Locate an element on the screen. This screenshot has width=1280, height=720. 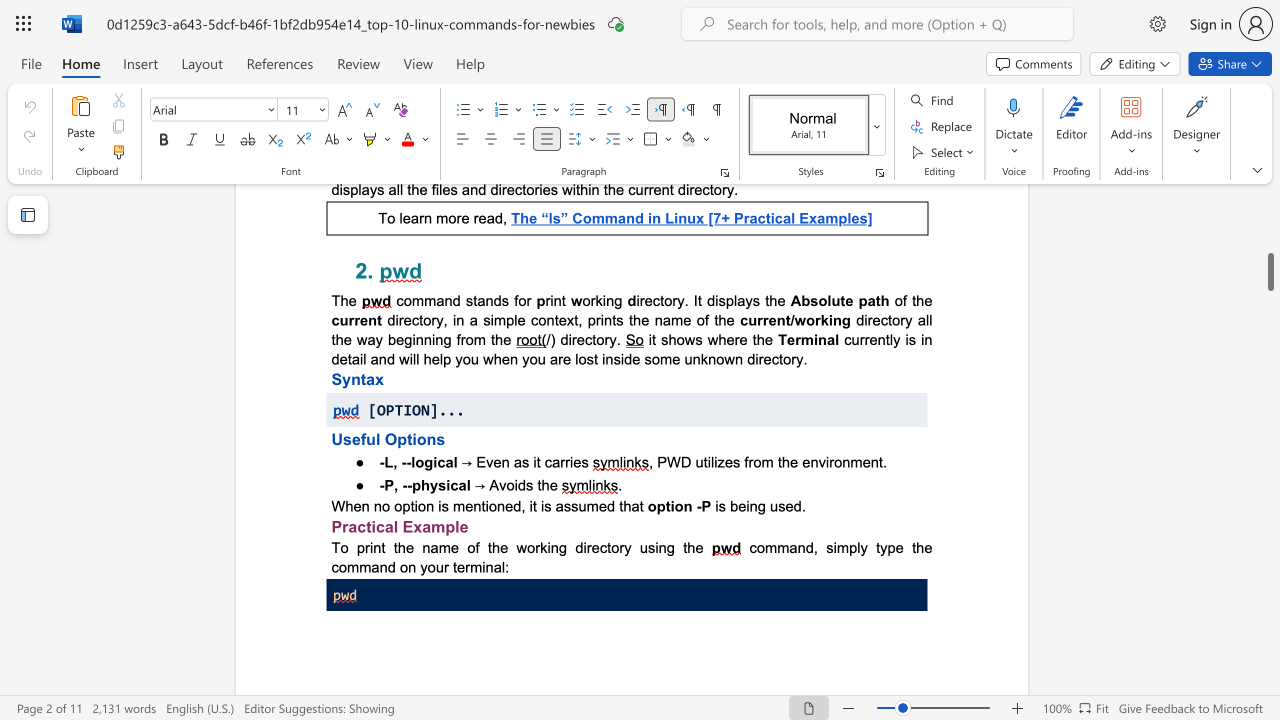
the subset text "th" within the text "→ Avoids the" is located at coordinates (537, 484).